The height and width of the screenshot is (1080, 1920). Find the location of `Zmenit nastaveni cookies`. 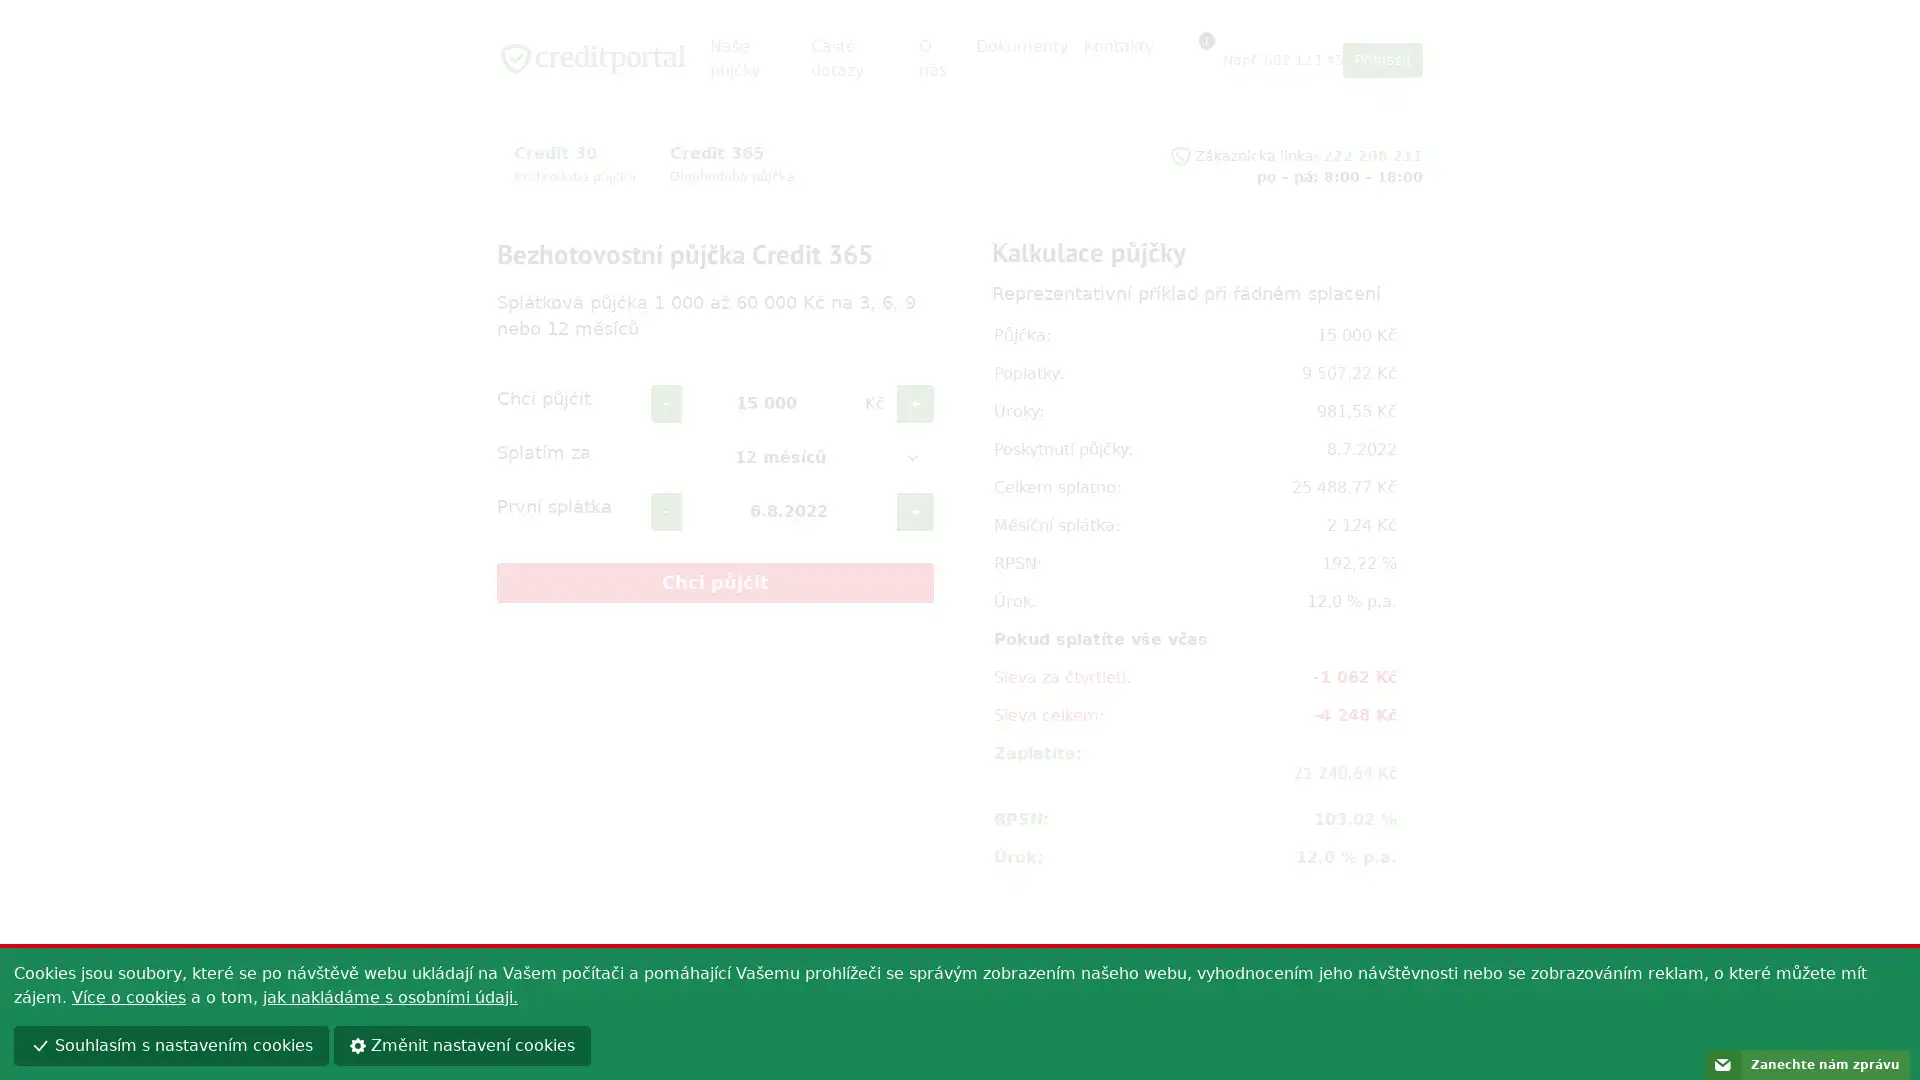

Zmenit nastaveni cookies is located at coordinates (461, 1044).